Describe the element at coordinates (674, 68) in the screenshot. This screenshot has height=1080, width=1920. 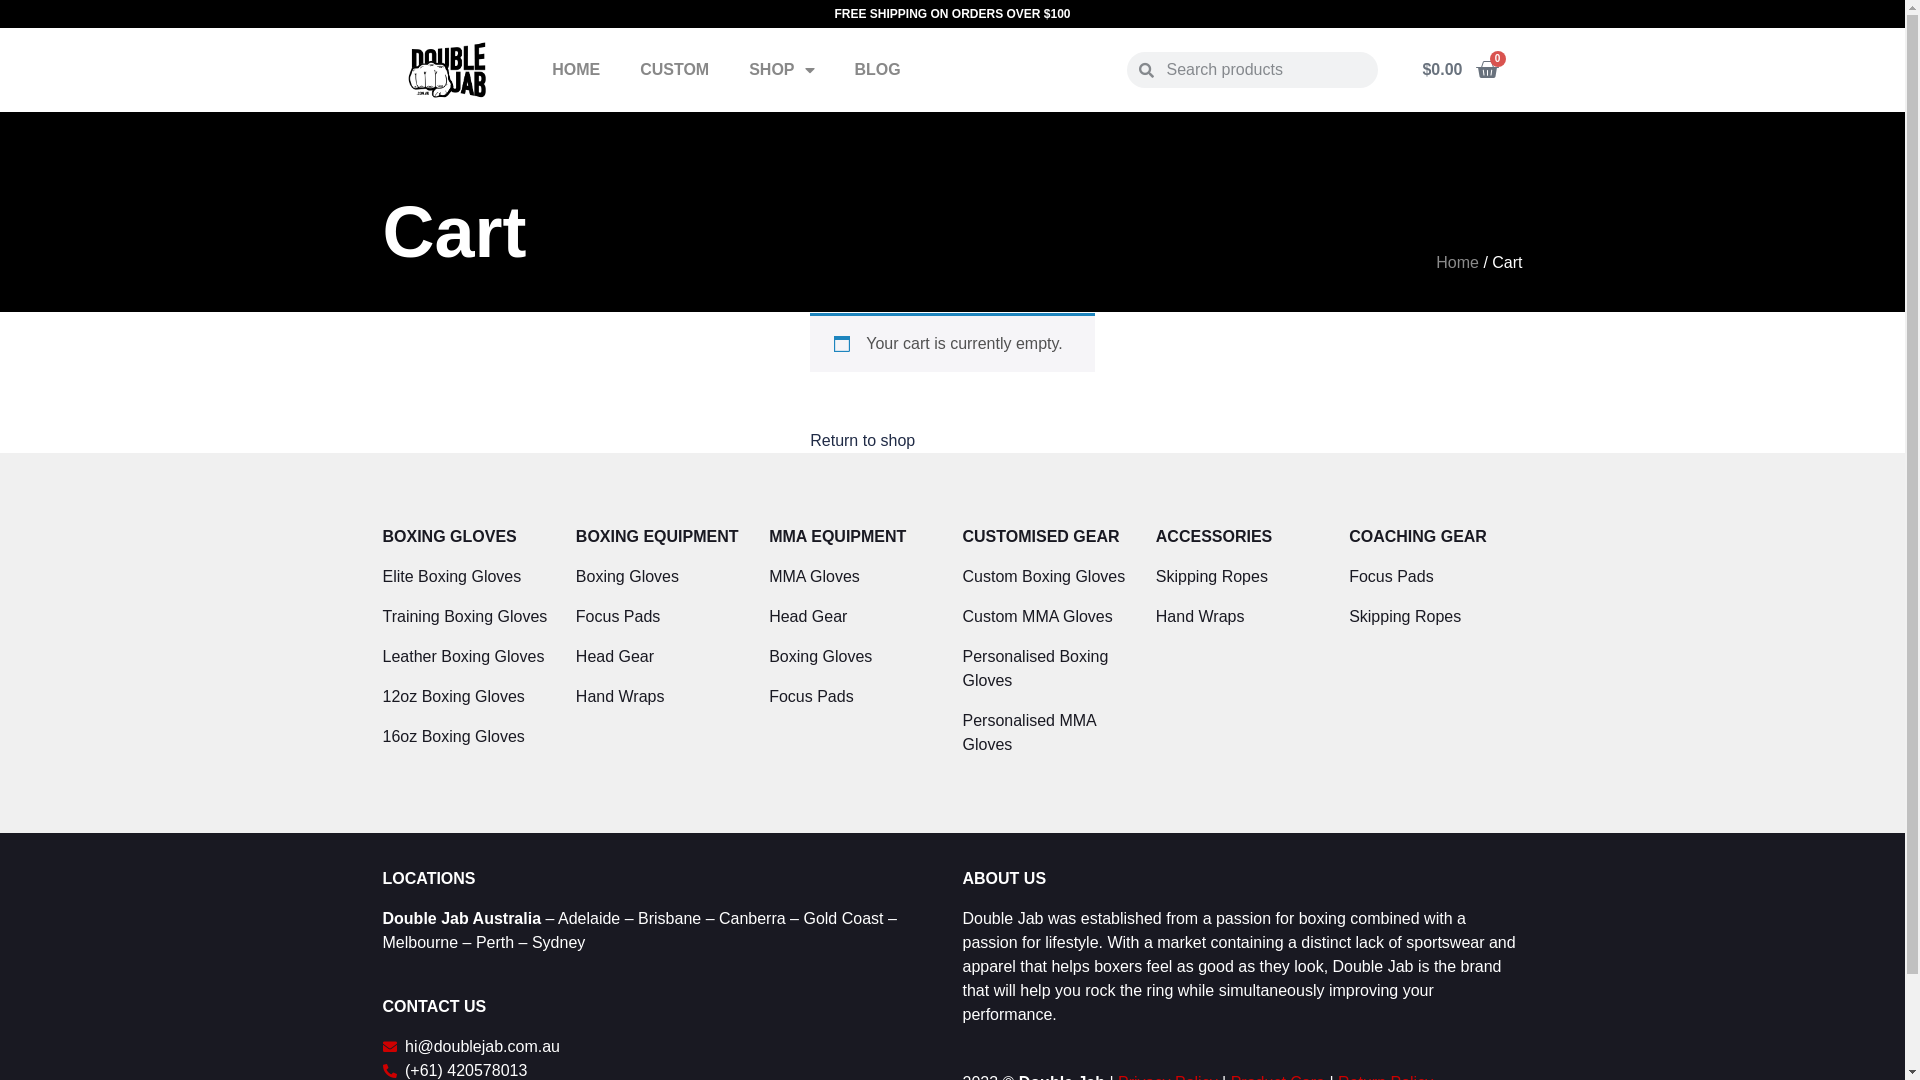
I see `'CUSTOM'` at that location.